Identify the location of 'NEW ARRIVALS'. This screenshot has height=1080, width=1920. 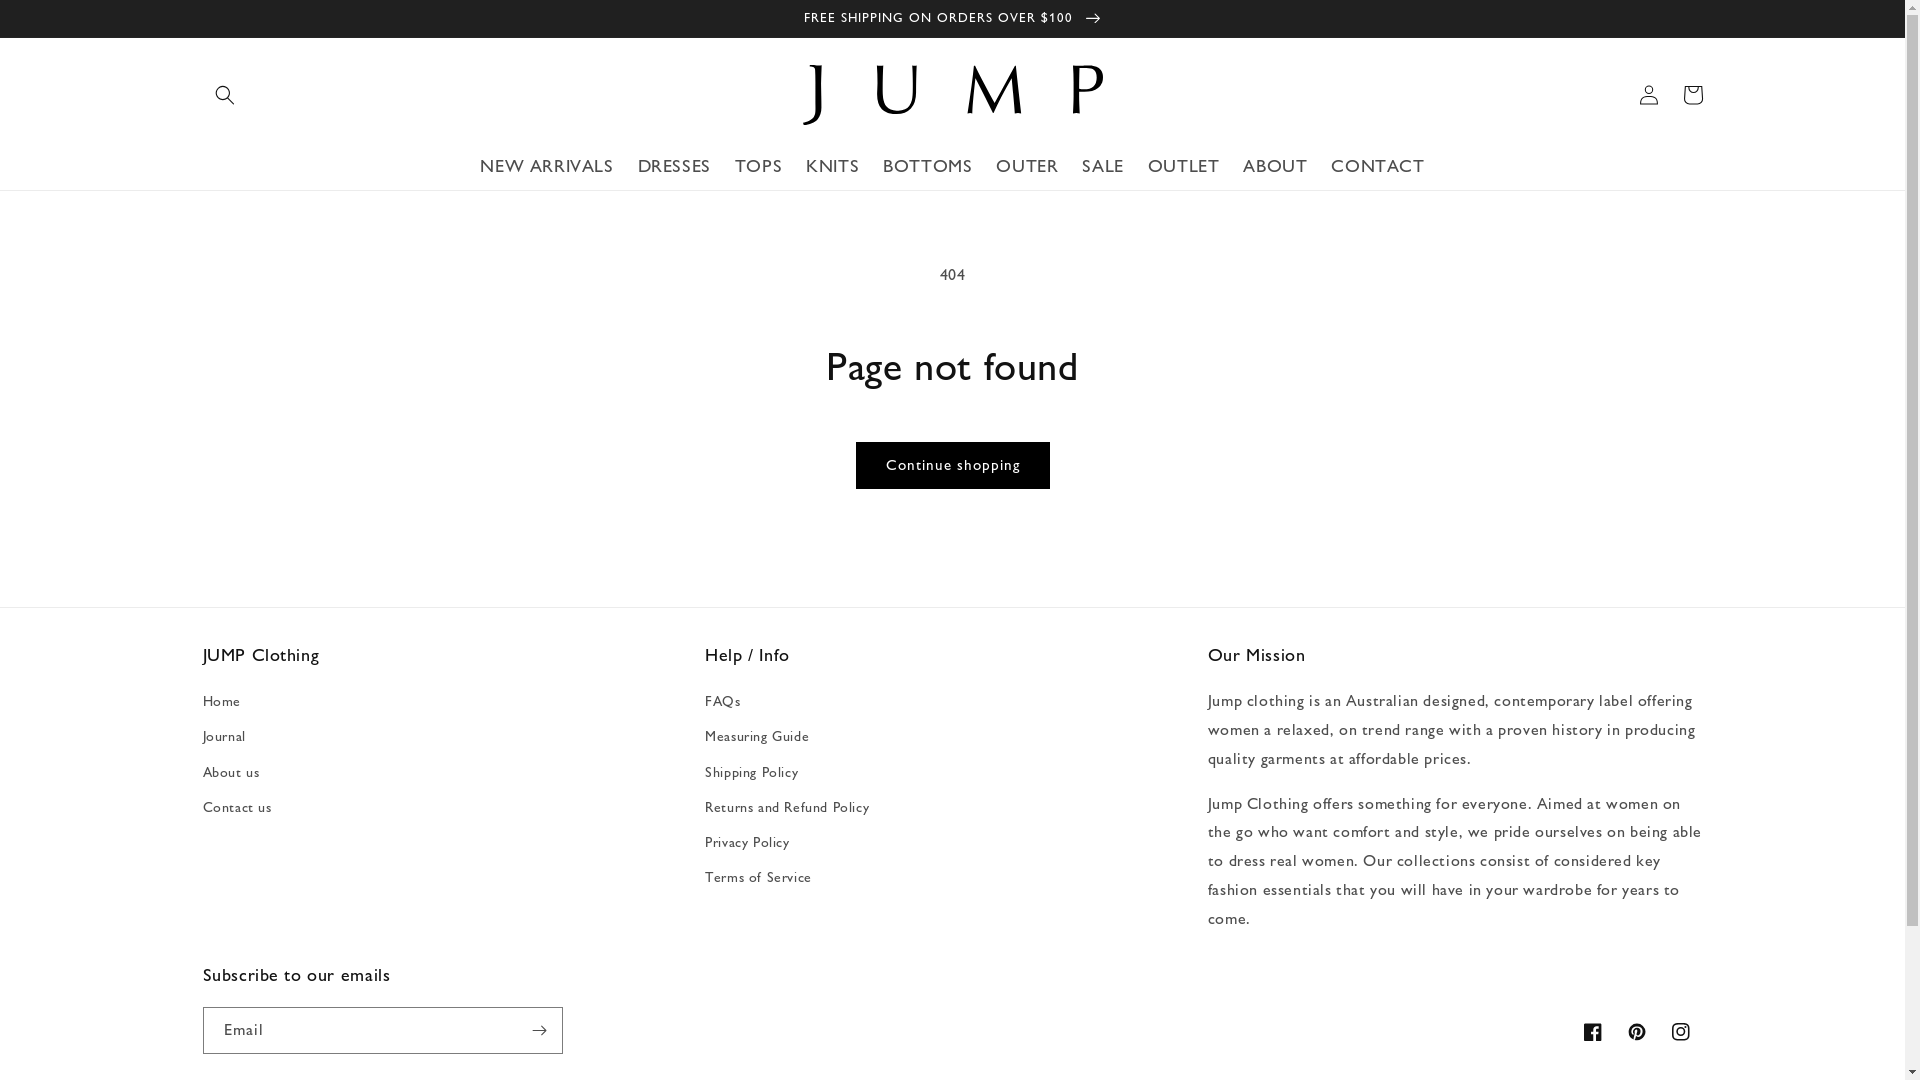
(546, 165).